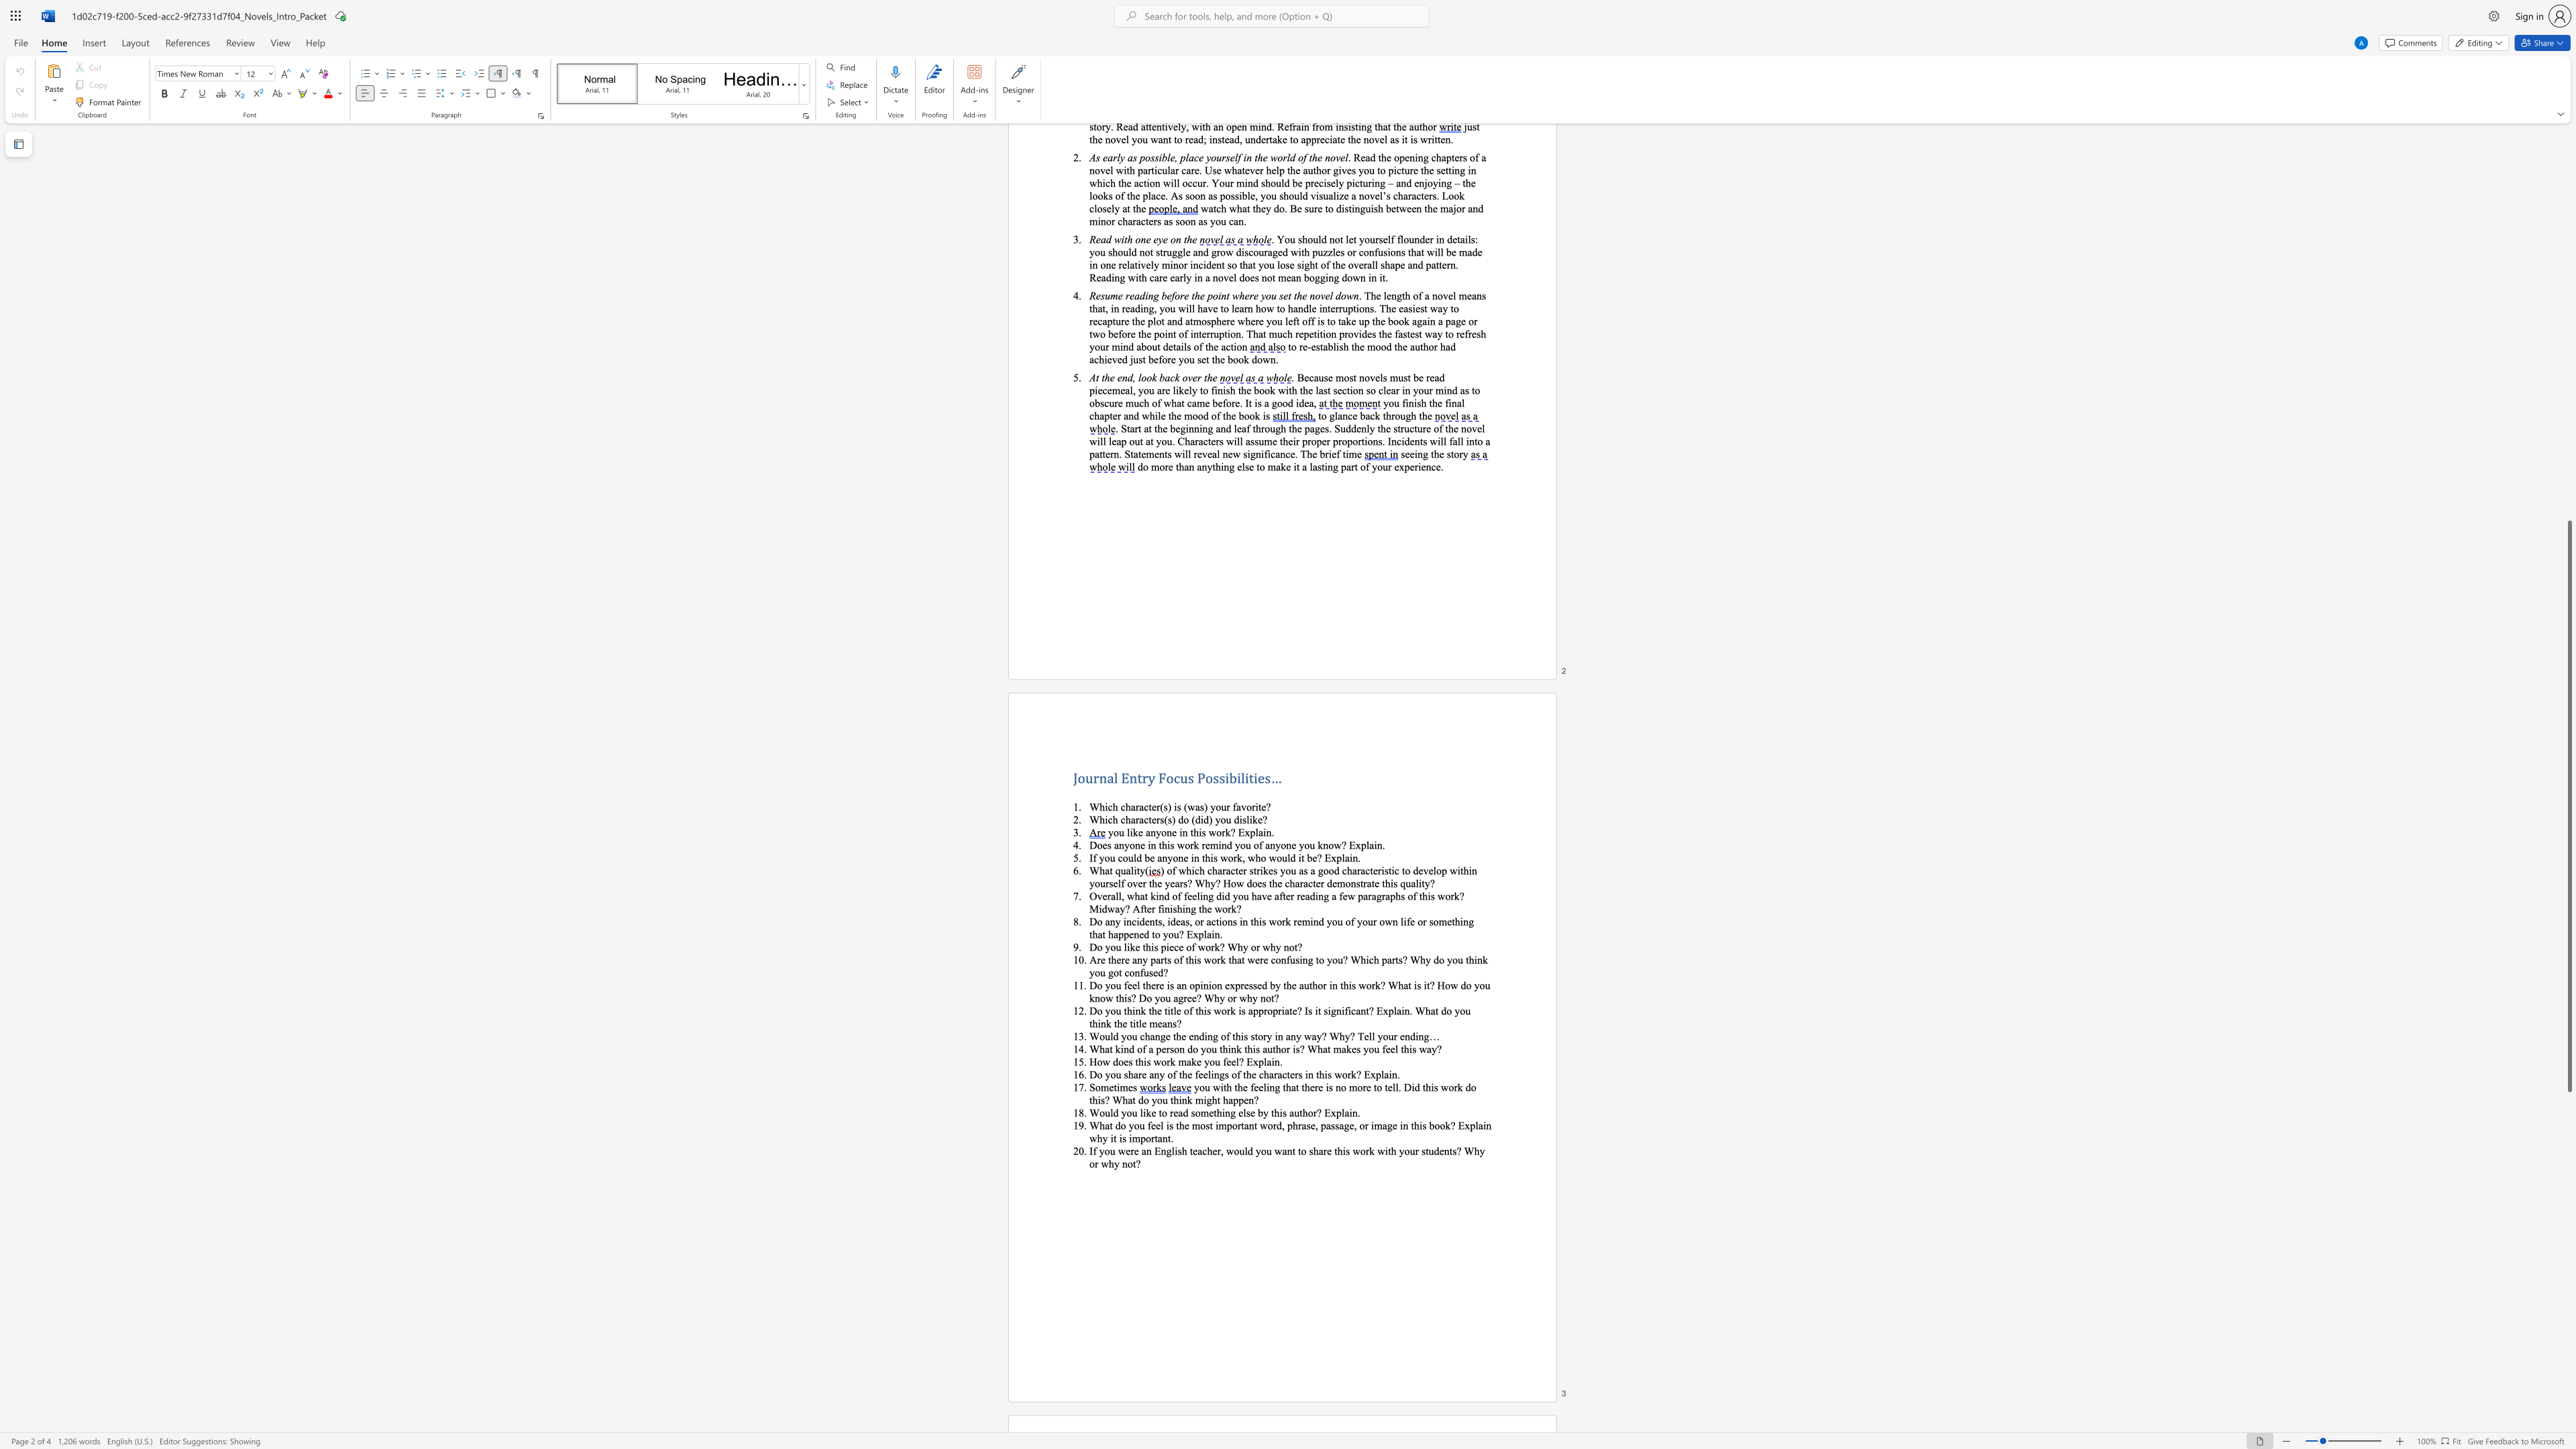 The image size is (2576, 1449). Describe the element at coordinates (1269, 1009) in the screenshot. I see `the 1th character "o" in the text` at that location.